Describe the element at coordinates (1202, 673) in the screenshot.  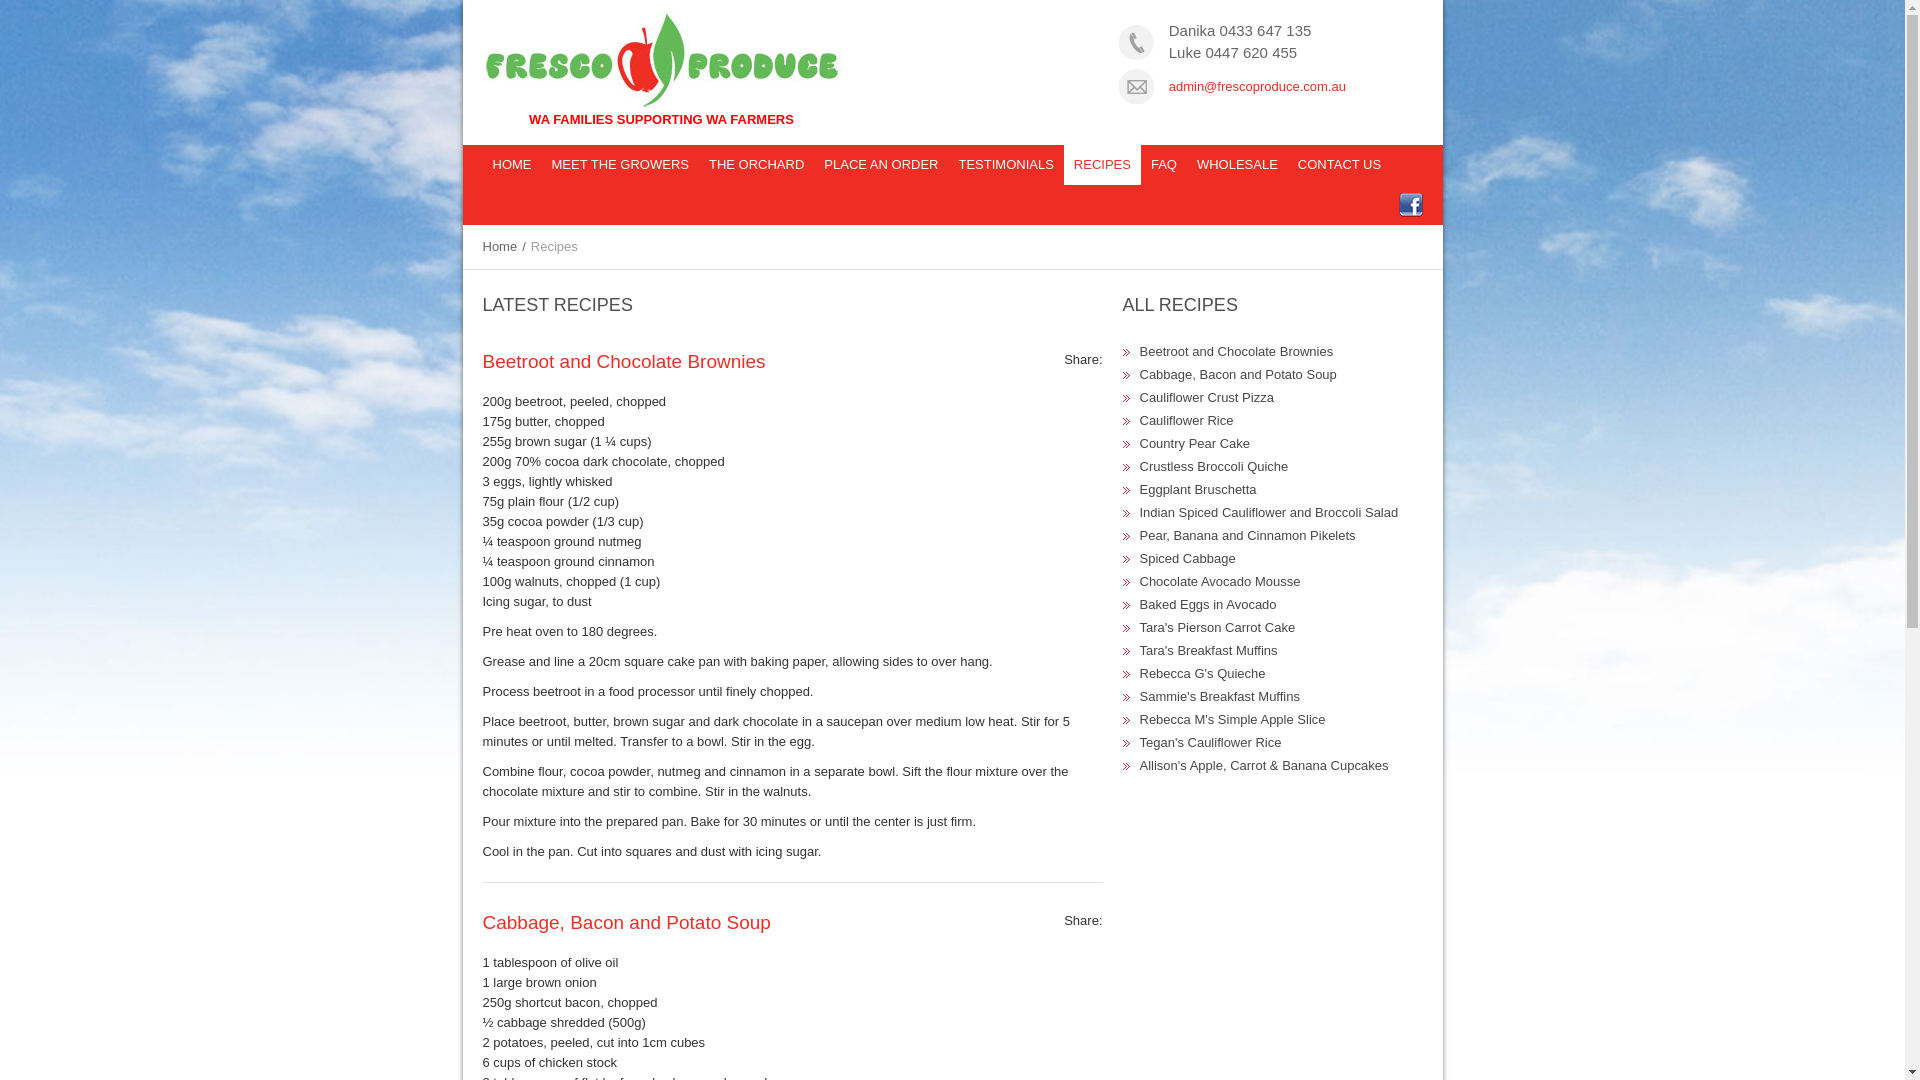
I see `'Rebecca G's Quieche'` at that location.